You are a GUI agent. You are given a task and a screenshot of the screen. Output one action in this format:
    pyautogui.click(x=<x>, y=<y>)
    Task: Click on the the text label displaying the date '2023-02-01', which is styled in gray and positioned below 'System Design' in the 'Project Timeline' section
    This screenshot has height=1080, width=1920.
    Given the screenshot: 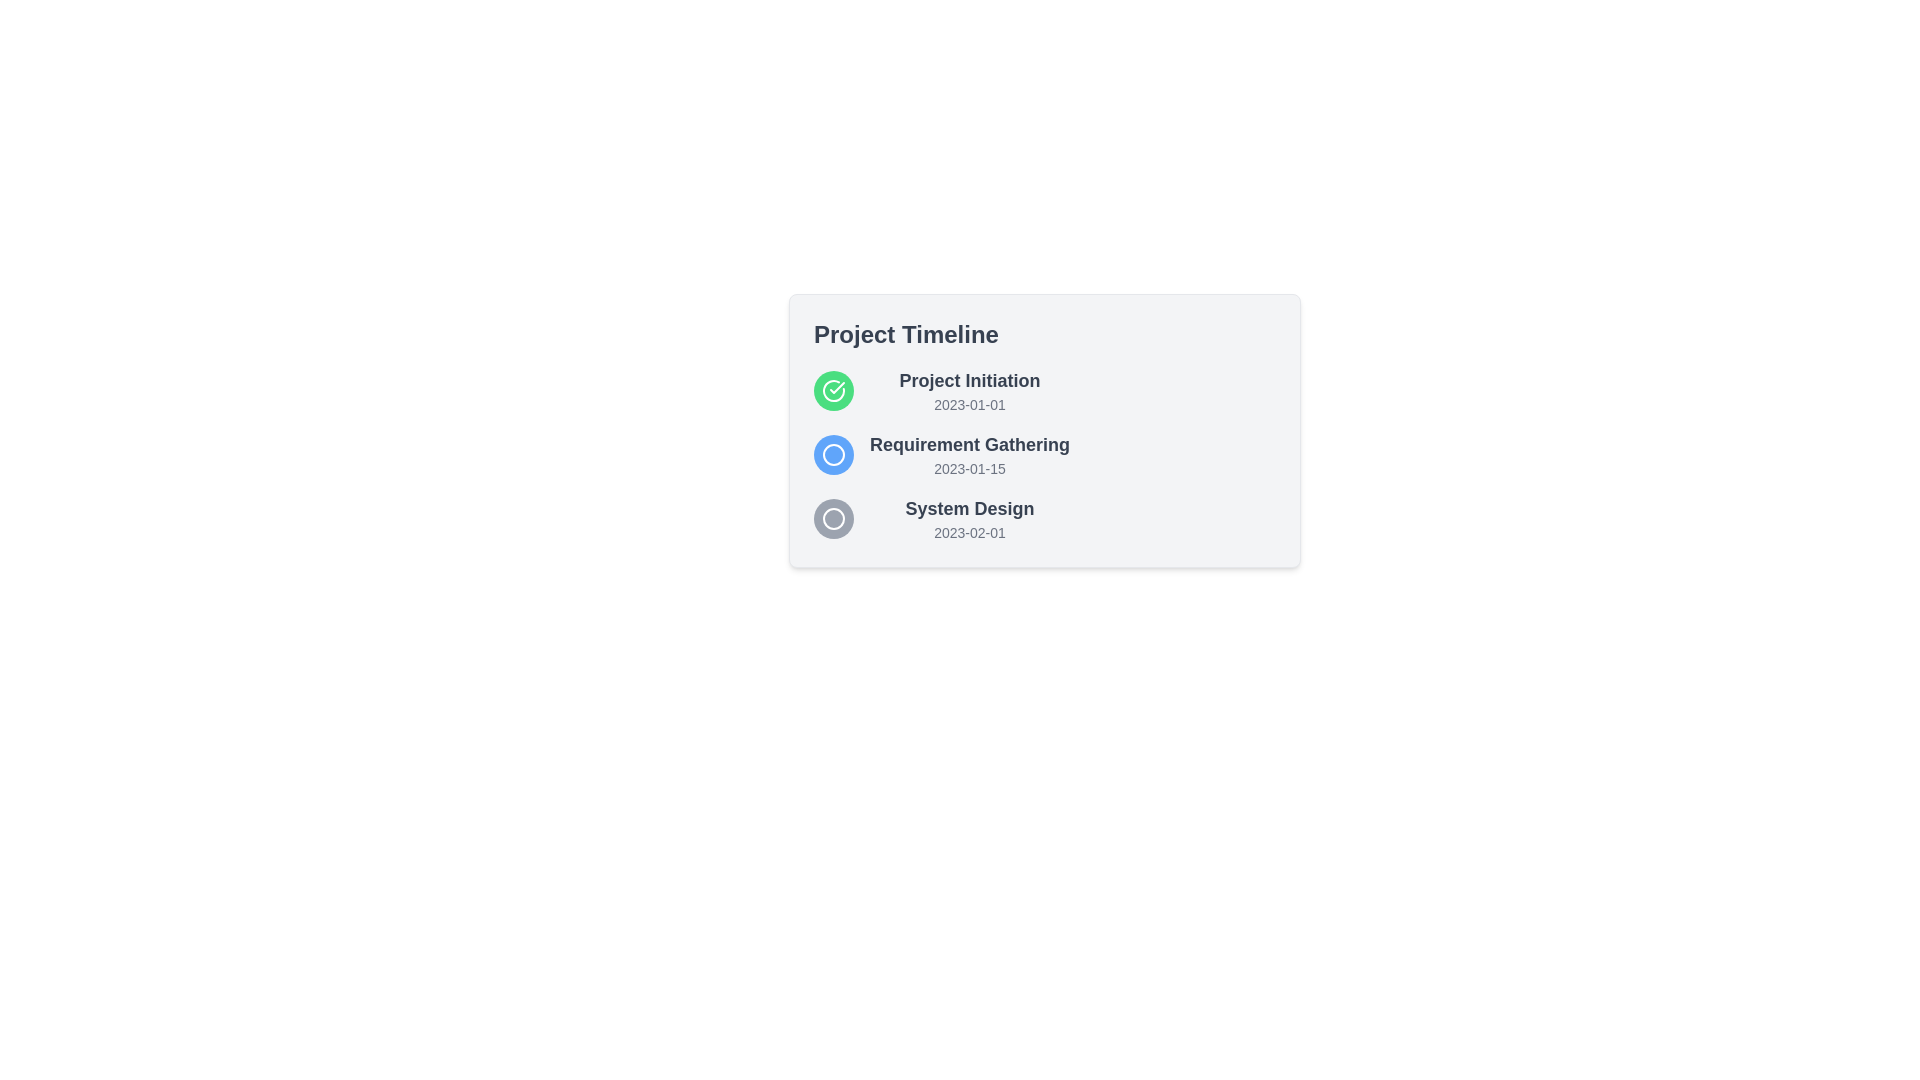 What is the action you would take?
    pyautogui.click(x=969, y=531)
    